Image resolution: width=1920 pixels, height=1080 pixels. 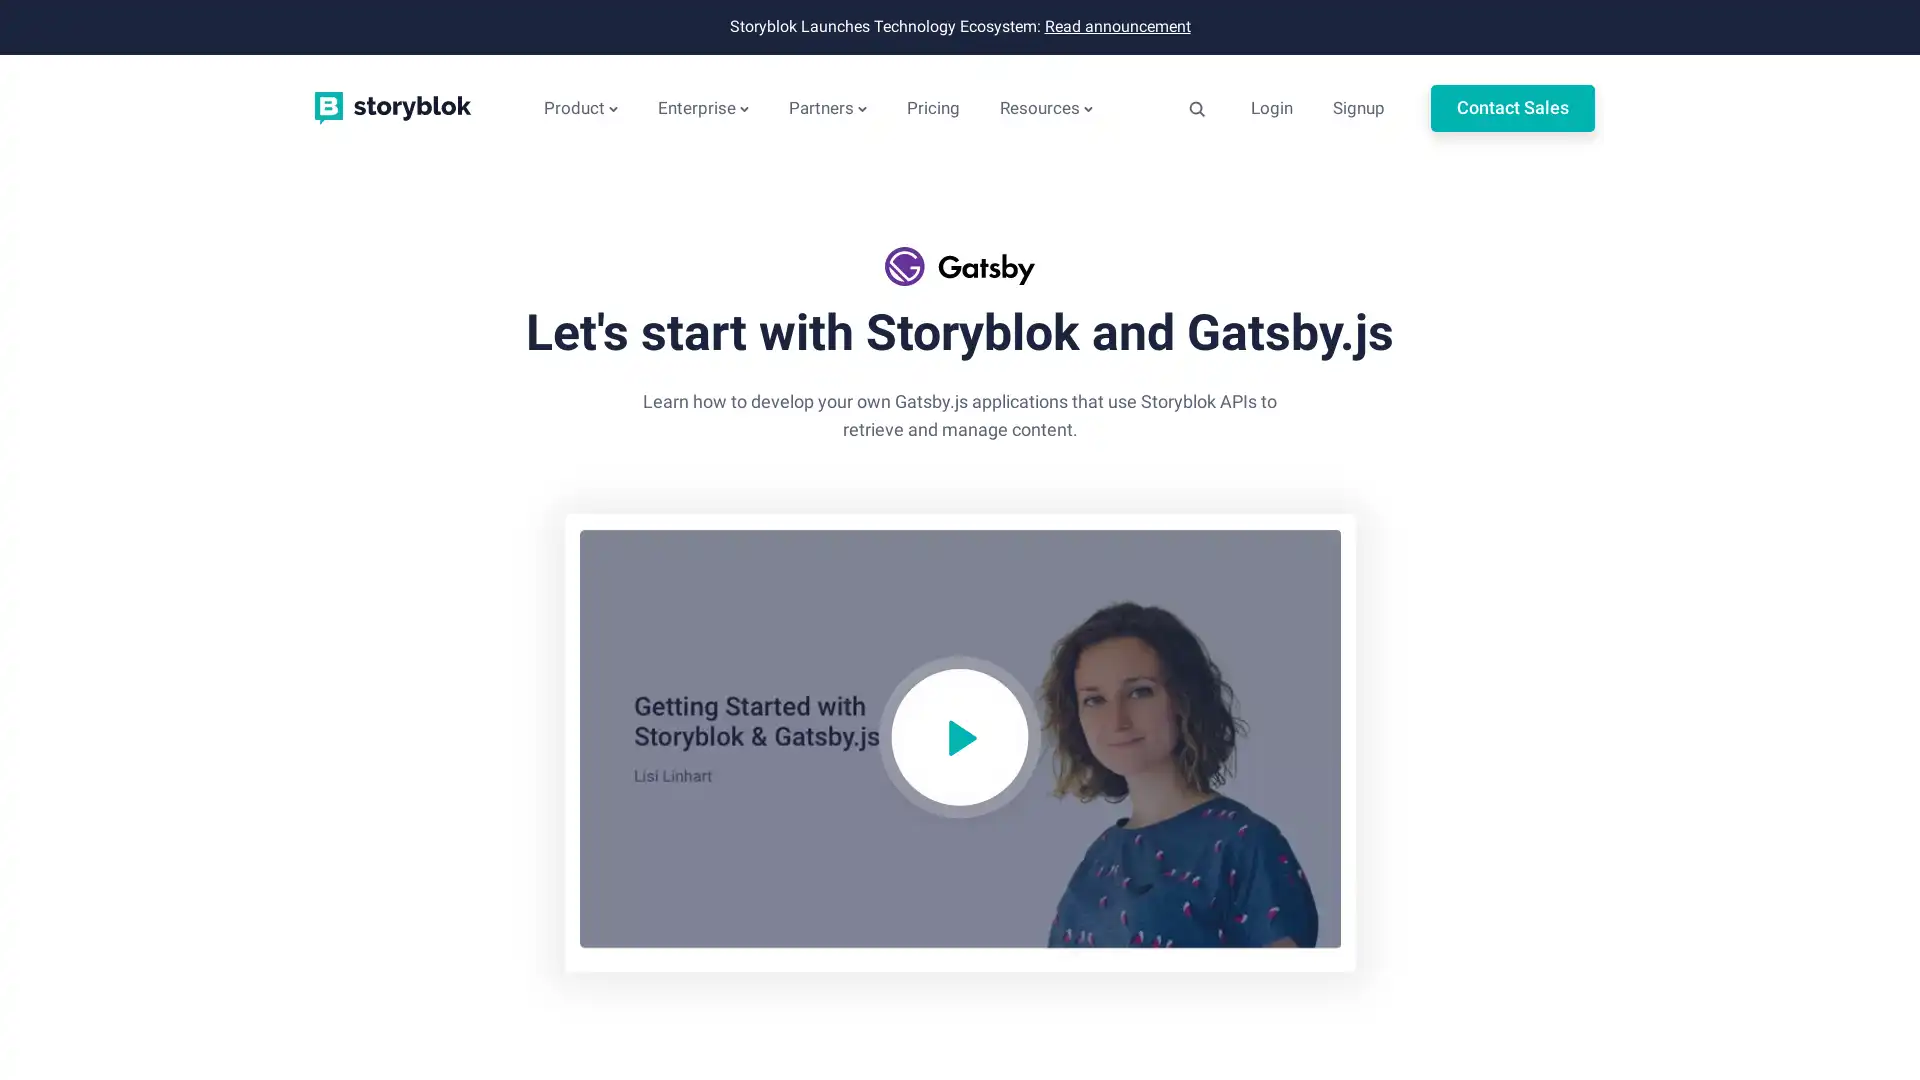 I want to click on Click to load and start video, so click(x=958, y=742).